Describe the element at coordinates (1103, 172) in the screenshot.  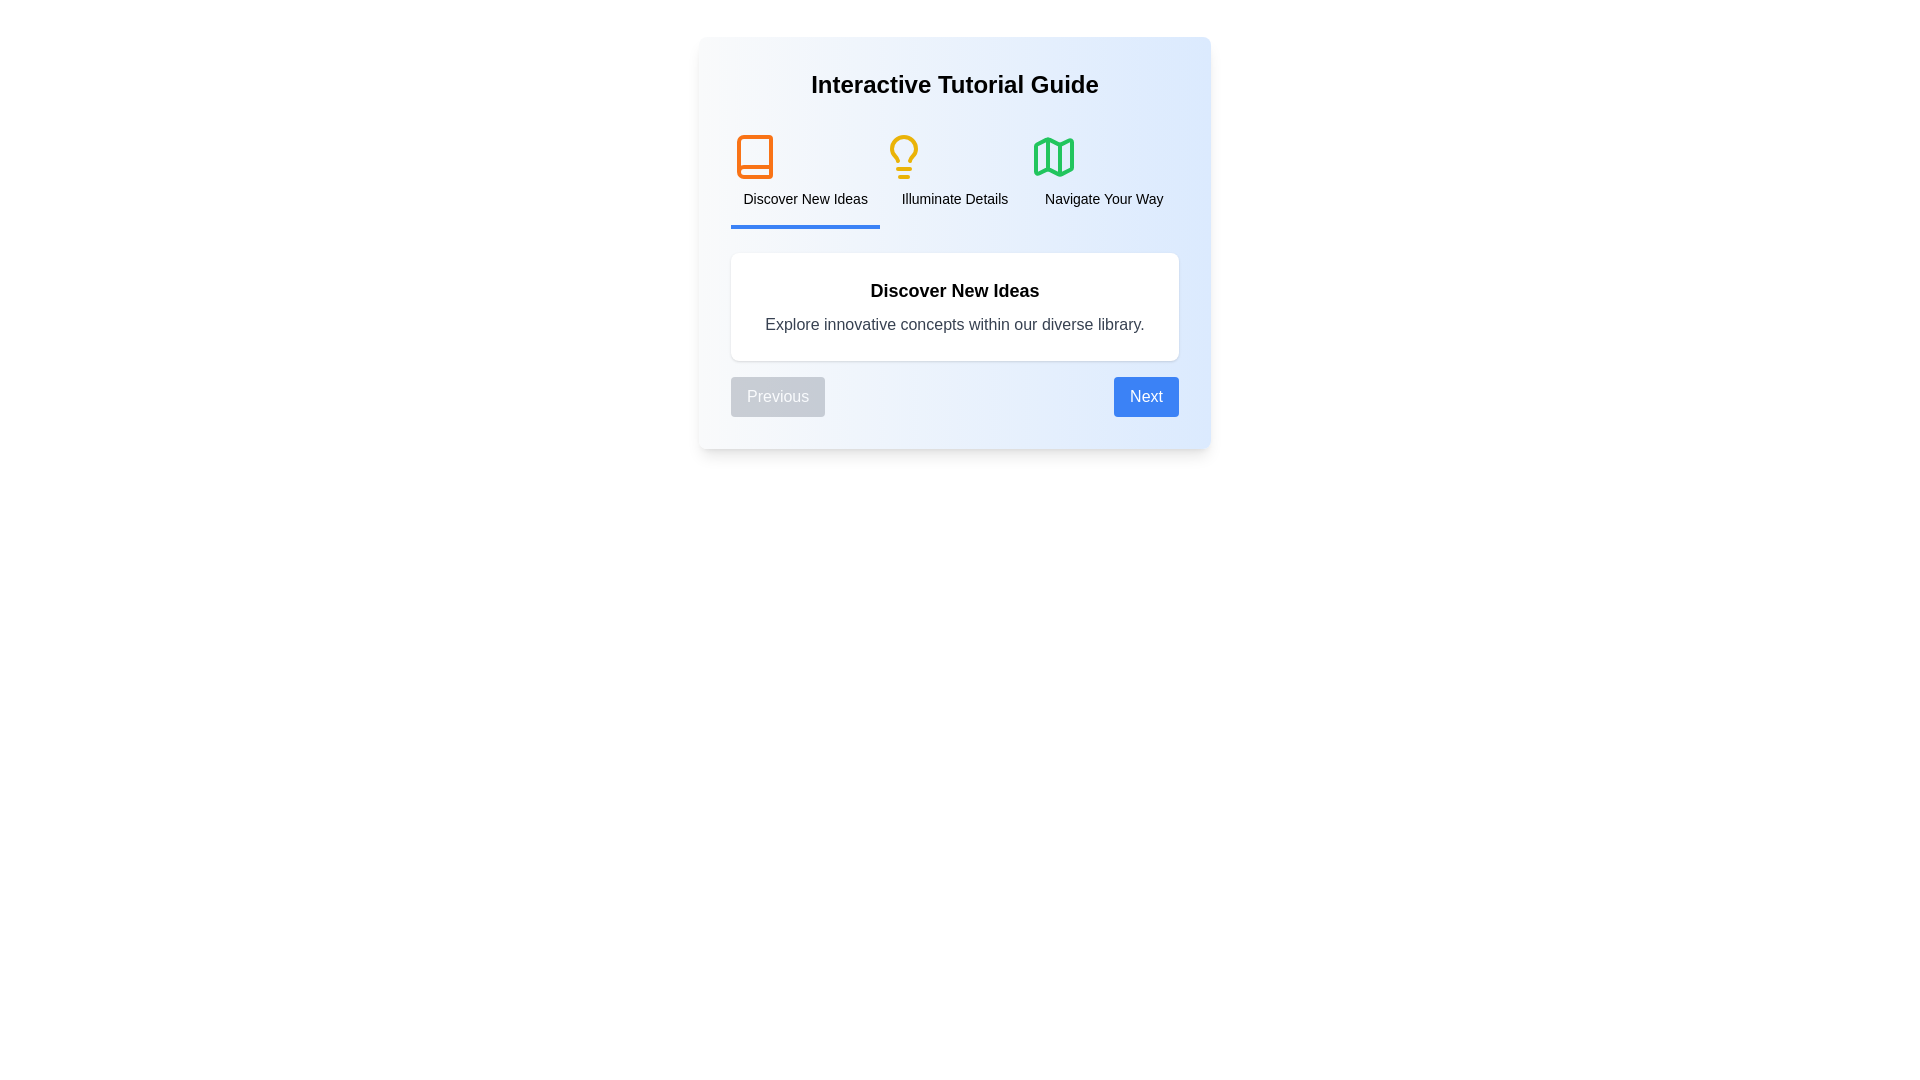
I see `the title of the step labeled 'Navigate Your Way' to navigate to it` at that location.